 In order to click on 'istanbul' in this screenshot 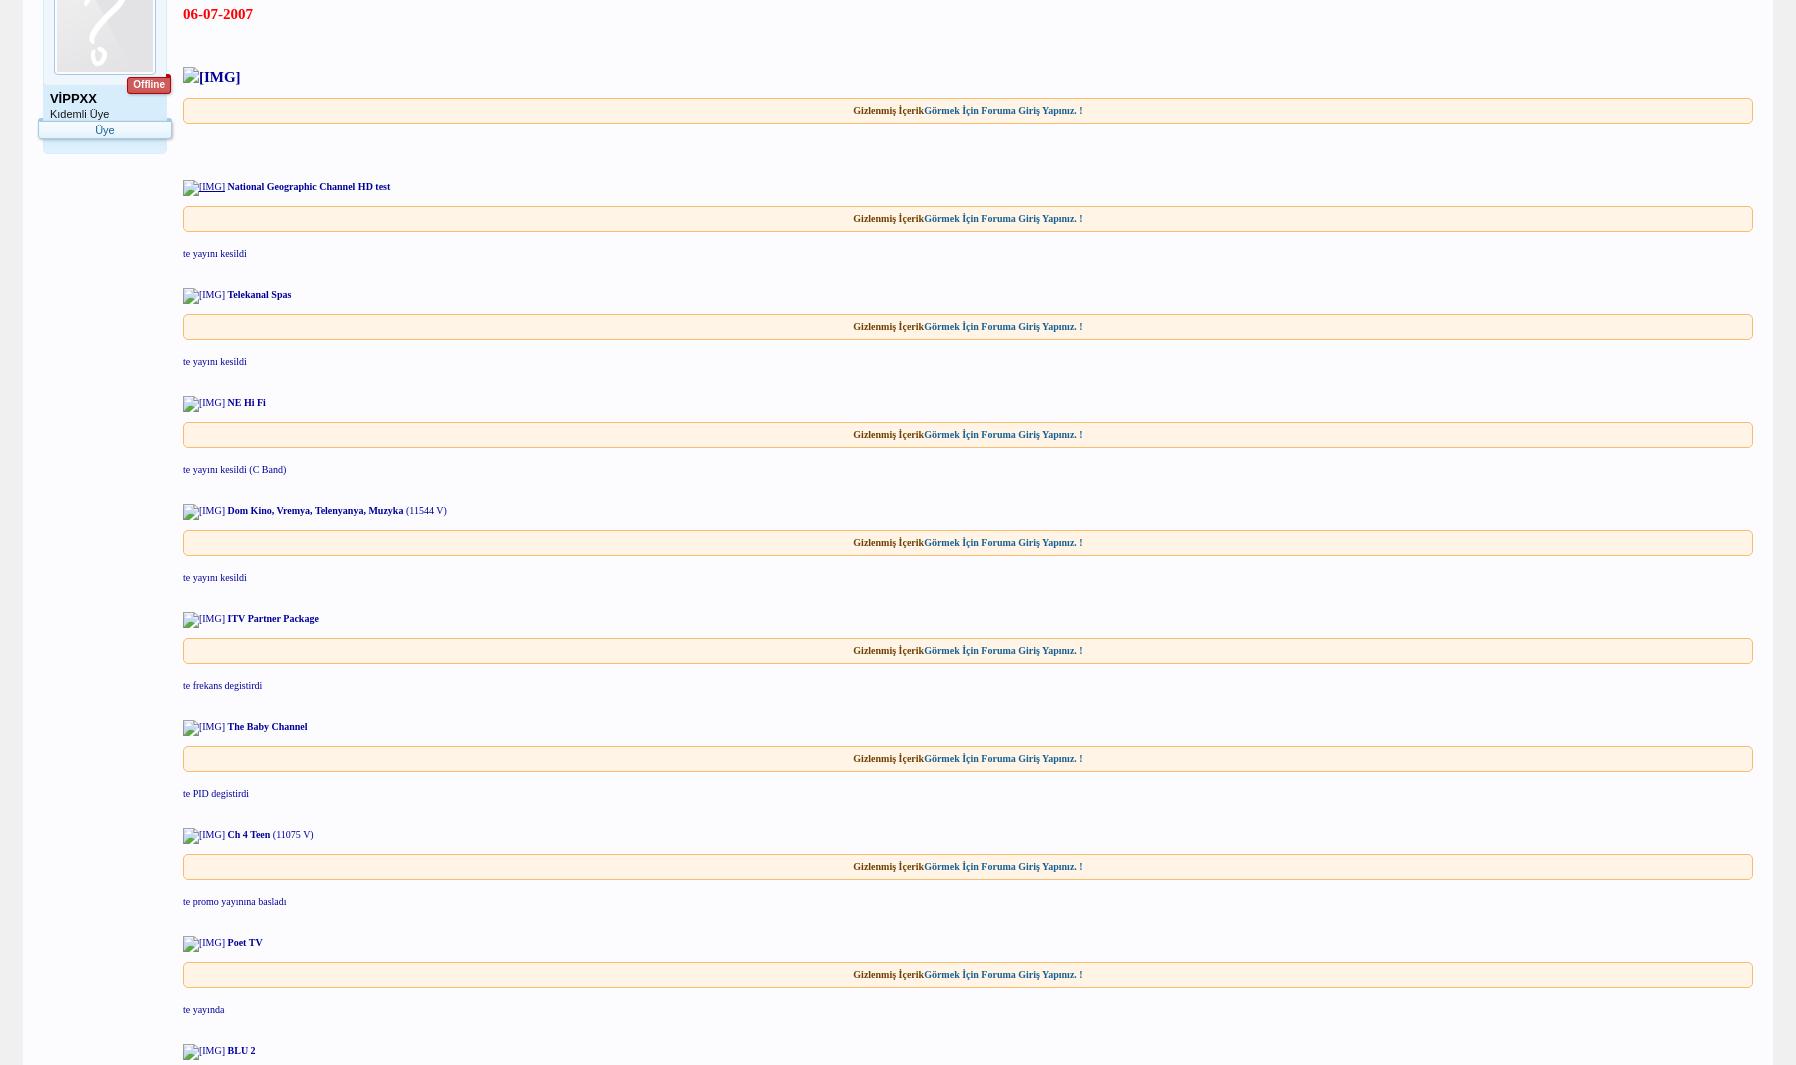, I will do `click(141, 208)`.